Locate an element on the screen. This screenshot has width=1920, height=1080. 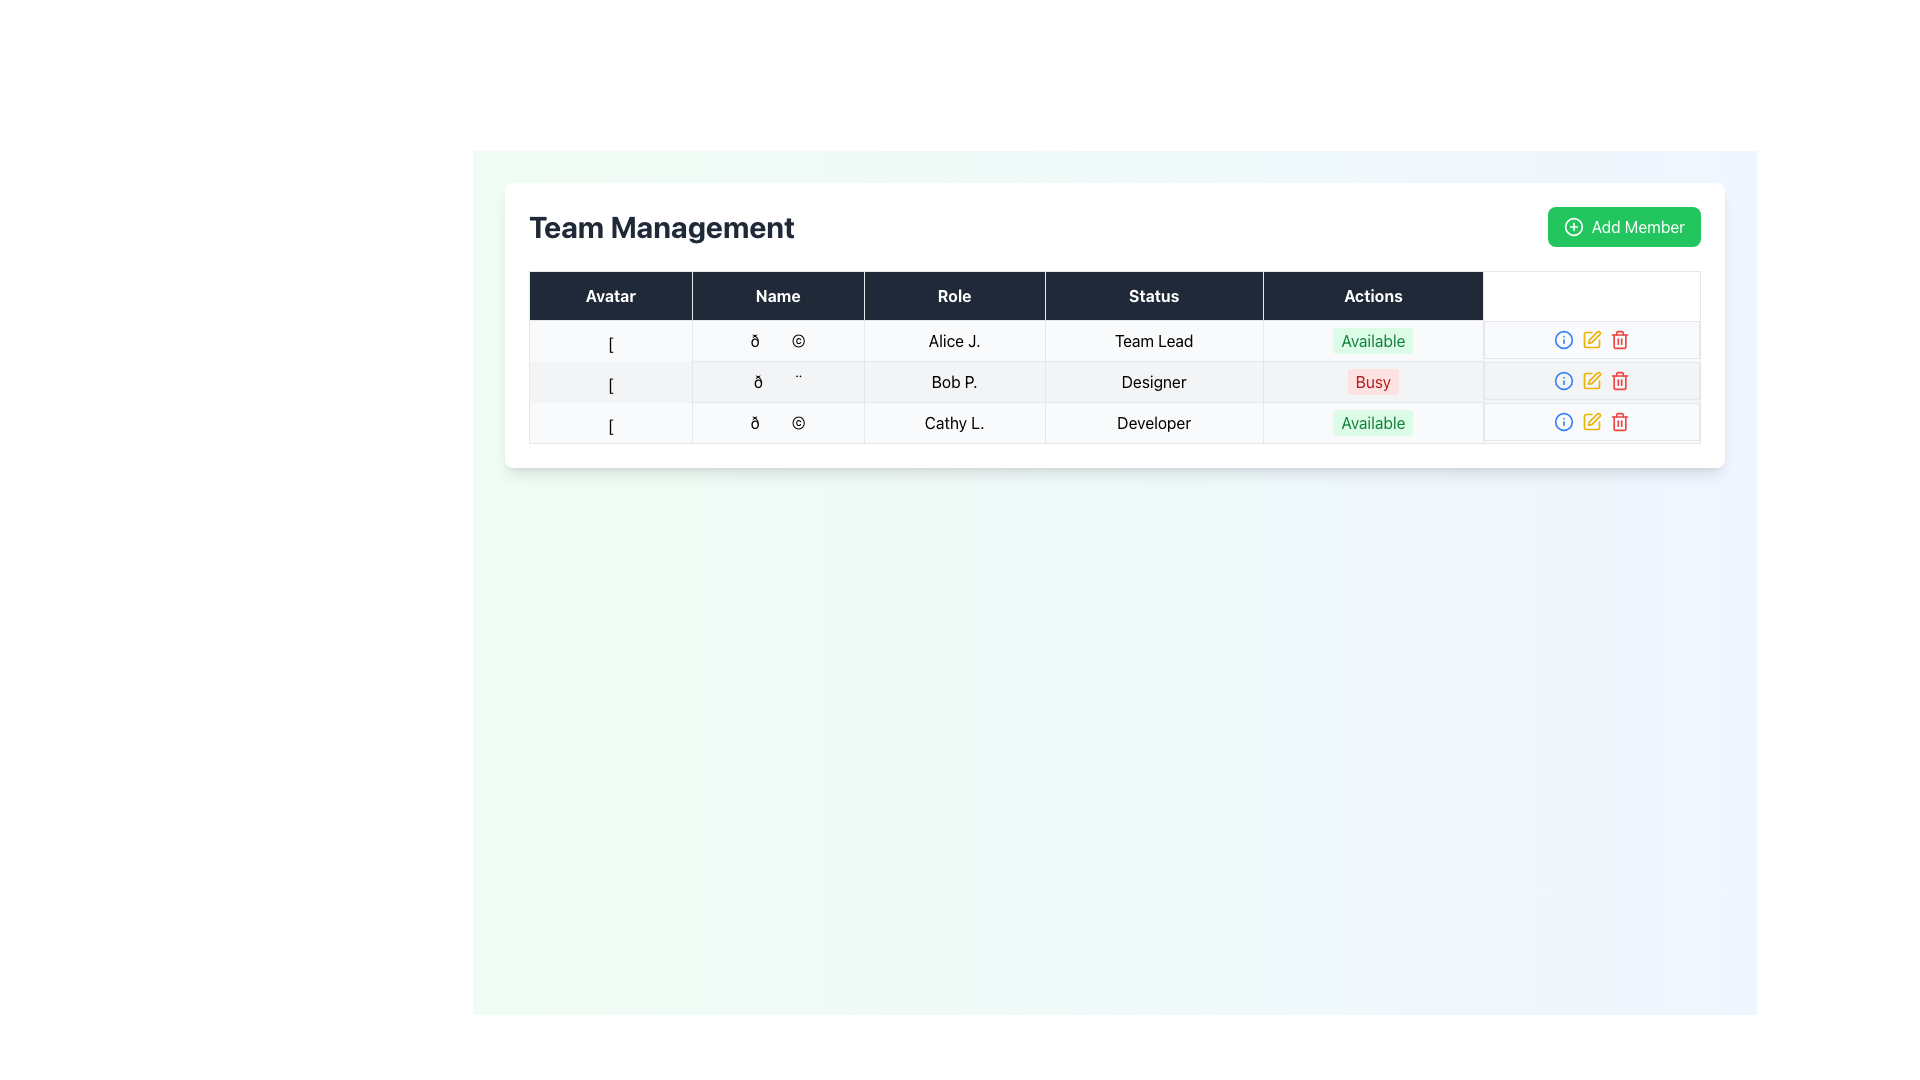
the Table Header Cell labeled 'Actions', which is the fifth column header in the table, featuring white text on a dark background is located at coordinates (1372, 296).